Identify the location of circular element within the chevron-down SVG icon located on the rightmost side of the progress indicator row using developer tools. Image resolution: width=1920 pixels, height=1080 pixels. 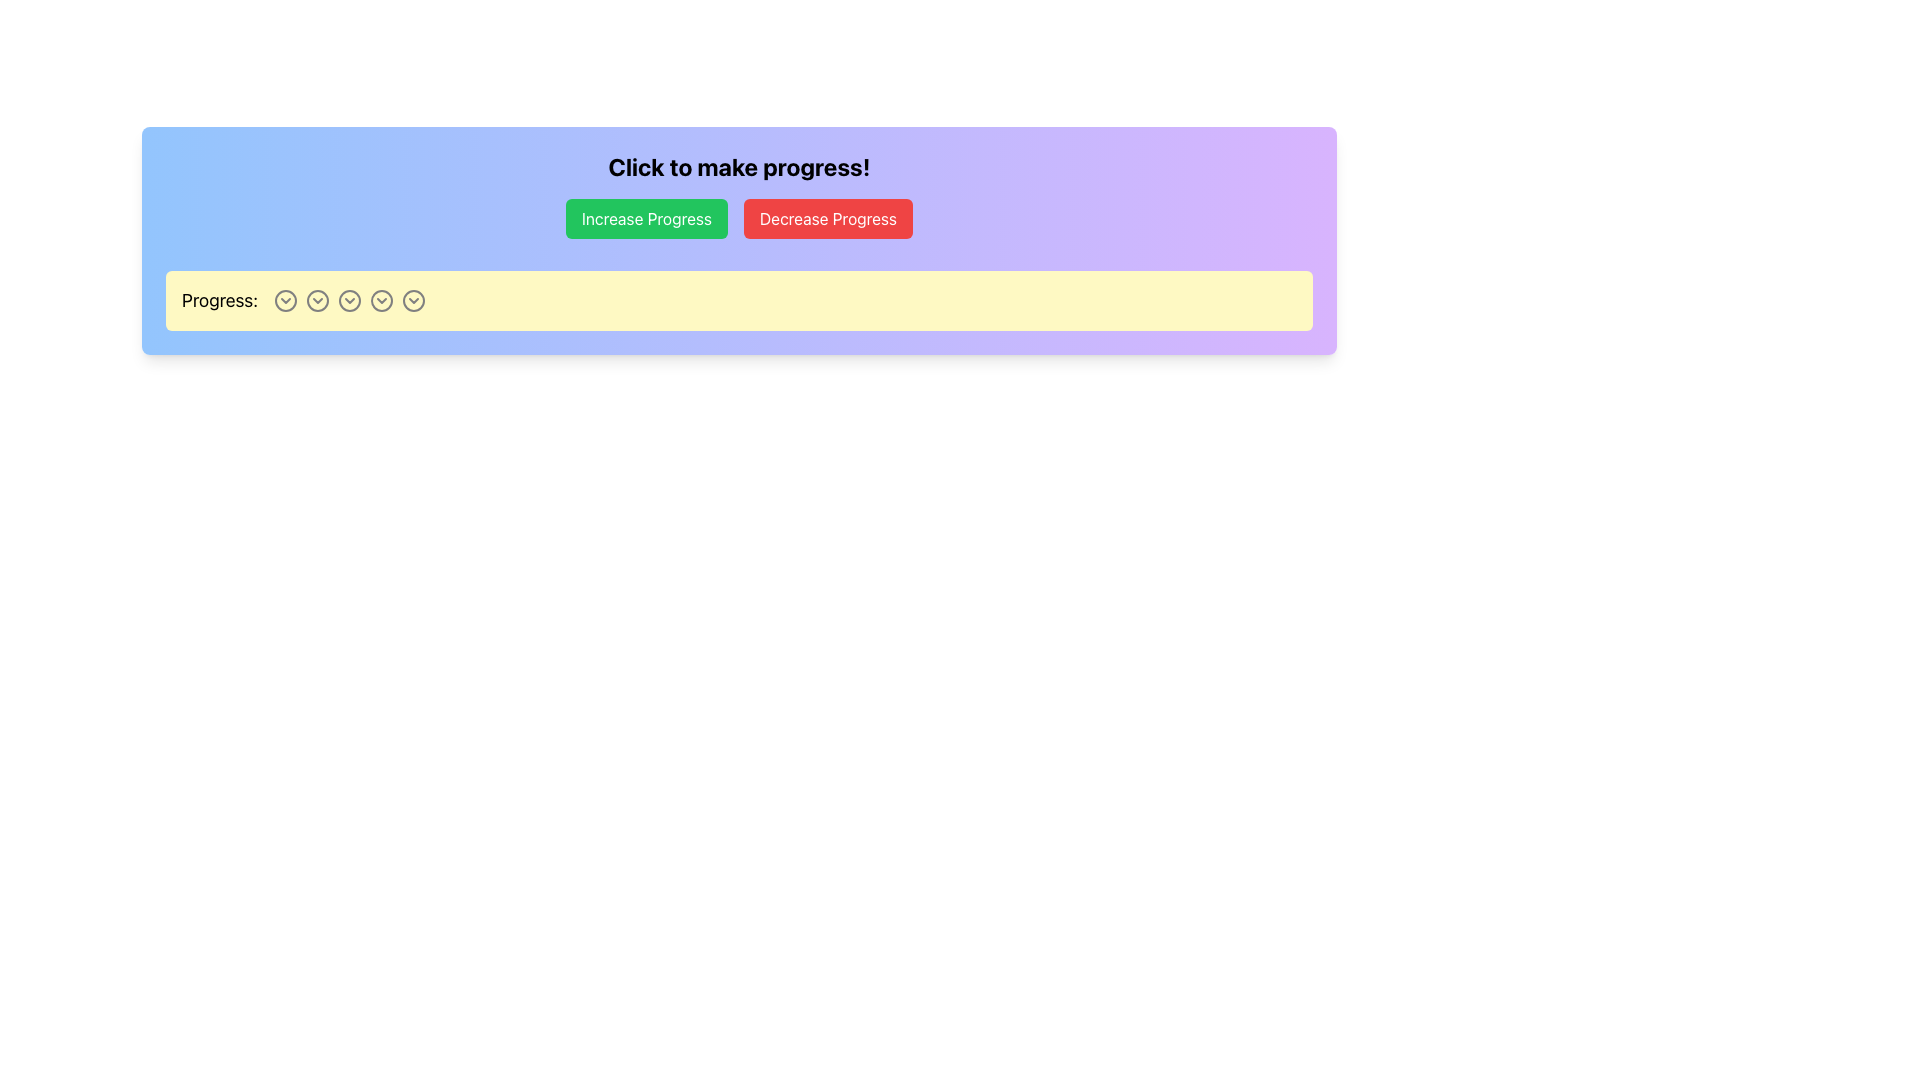
(413, 300).